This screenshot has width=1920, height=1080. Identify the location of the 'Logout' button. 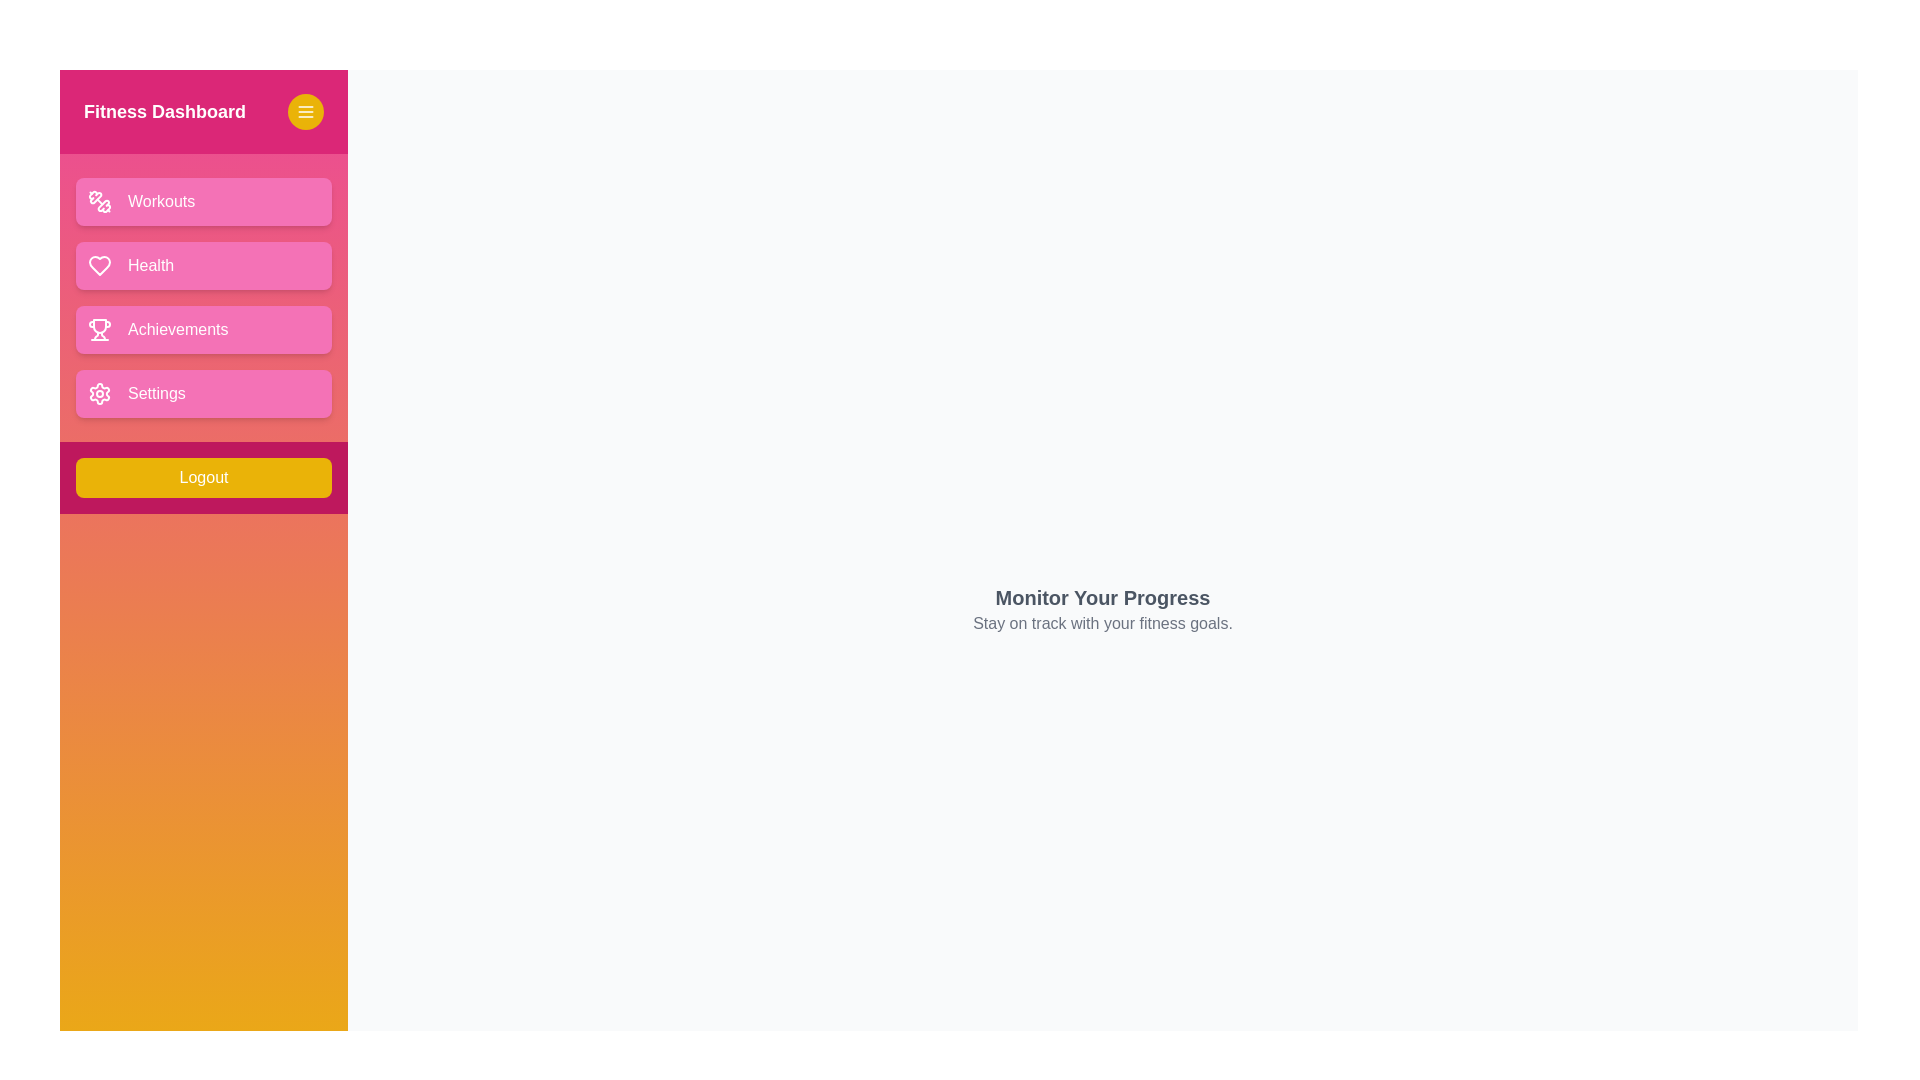
(203, 478).